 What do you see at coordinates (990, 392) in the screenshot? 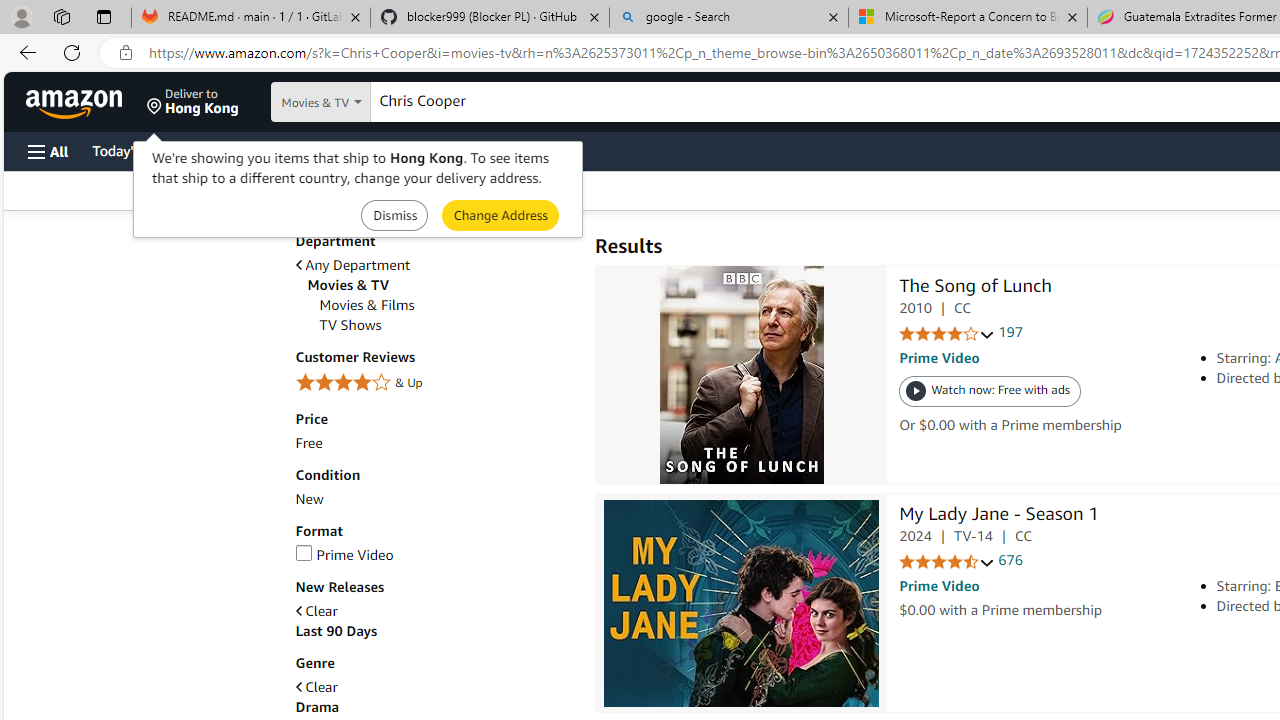
I see `'Watch now: Free with ads'` at bounding box center [990, 392].